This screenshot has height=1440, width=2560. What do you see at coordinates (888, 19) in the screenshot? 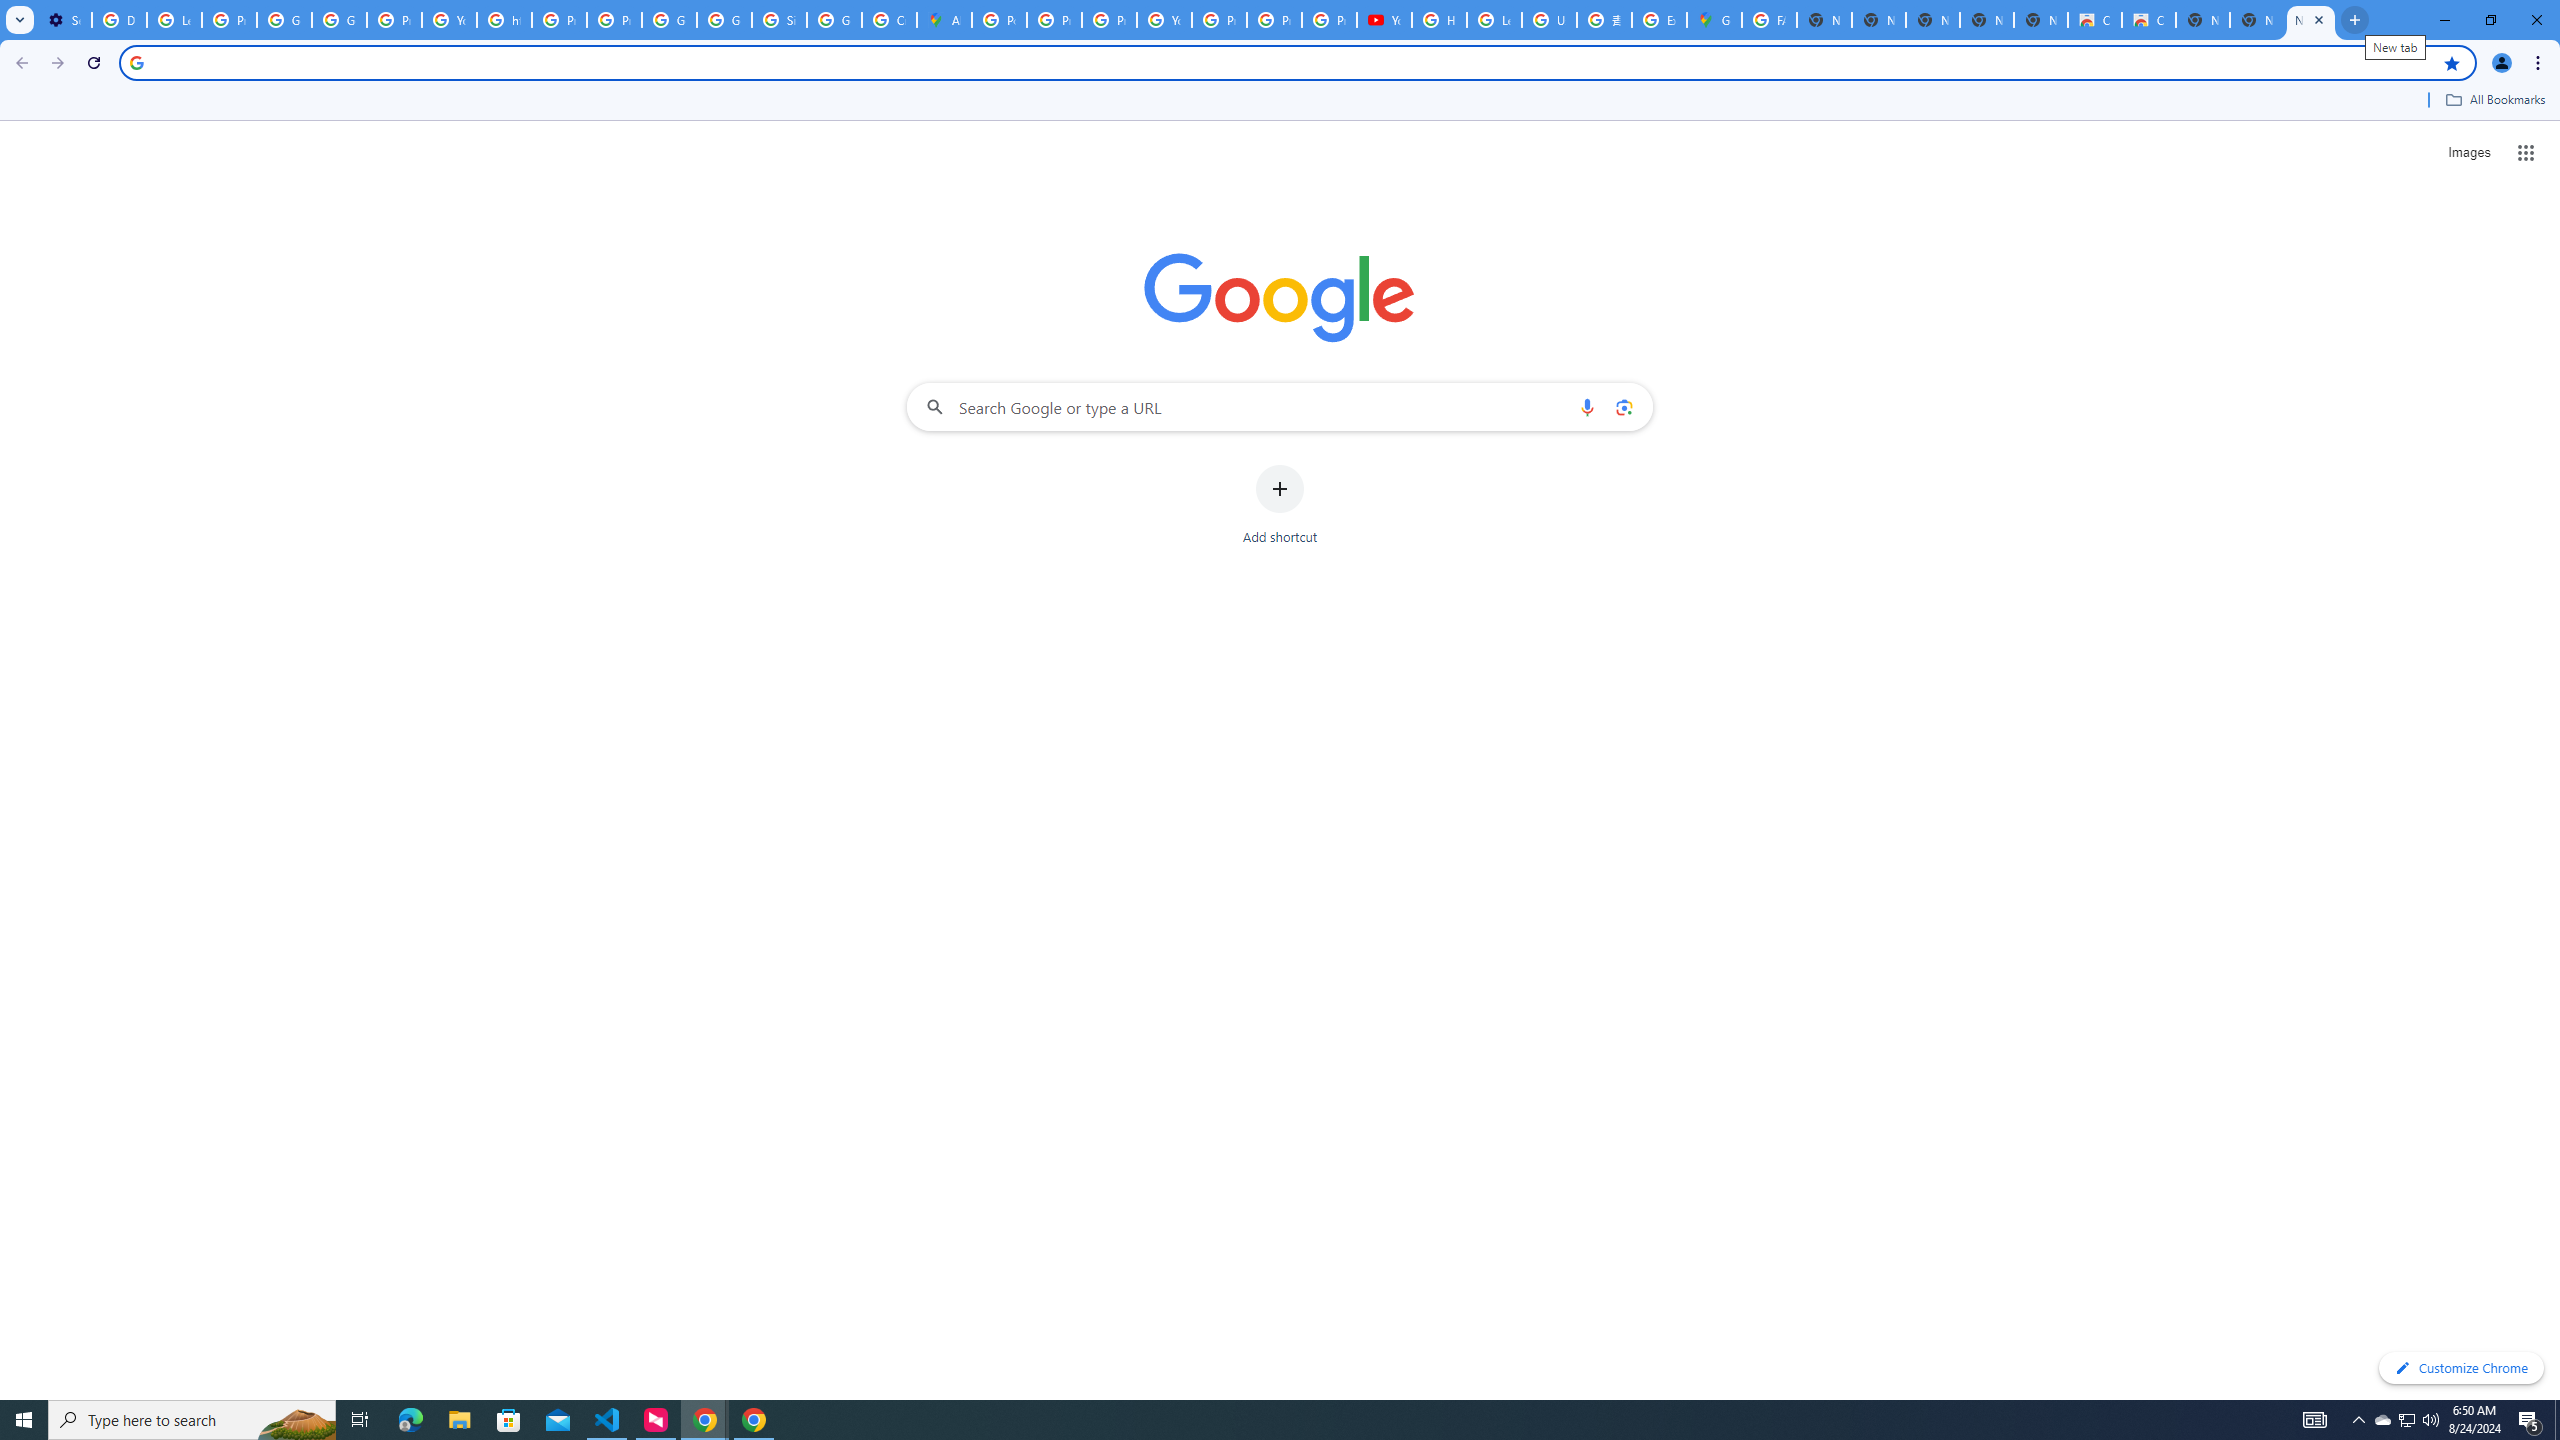
I see `'Create your Google Account'` at bounding box center [888, 19].